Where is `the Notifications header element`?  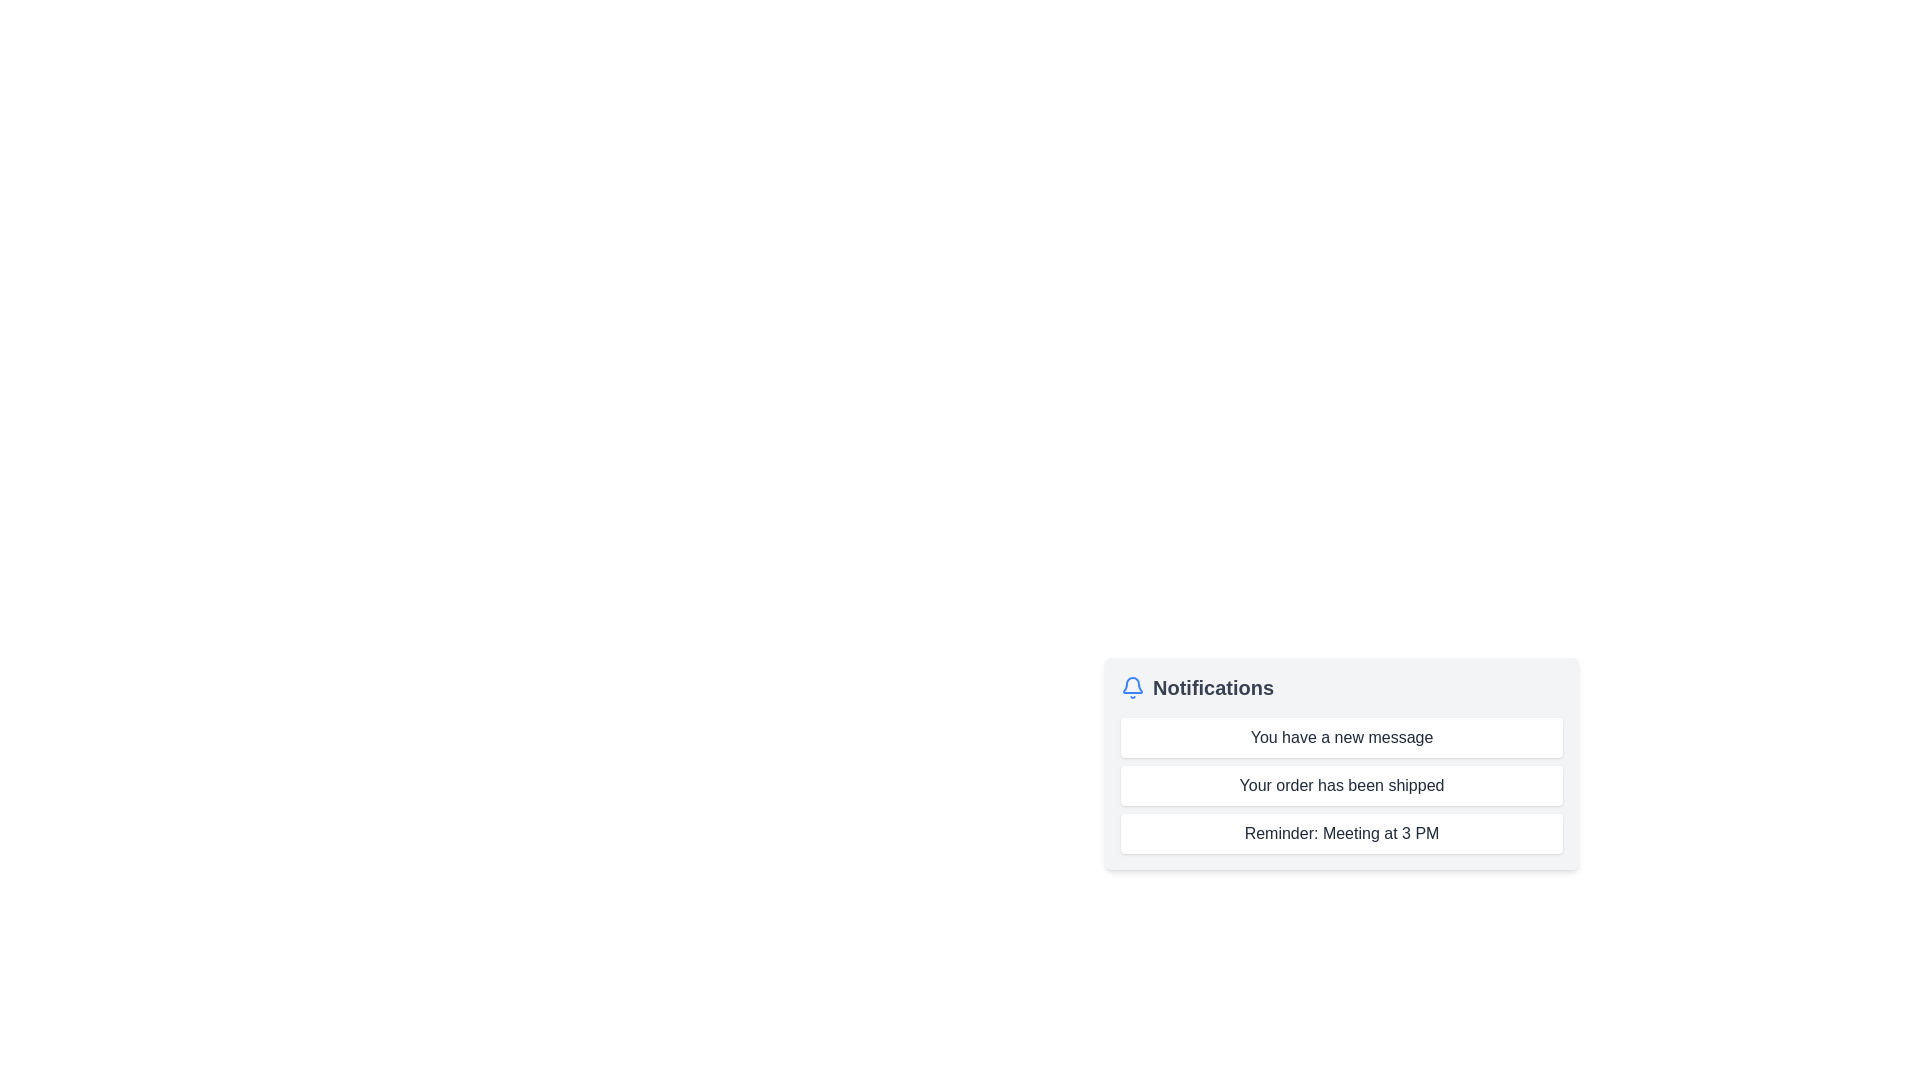
the Notifications header element is located at coordinates (1342, 686).